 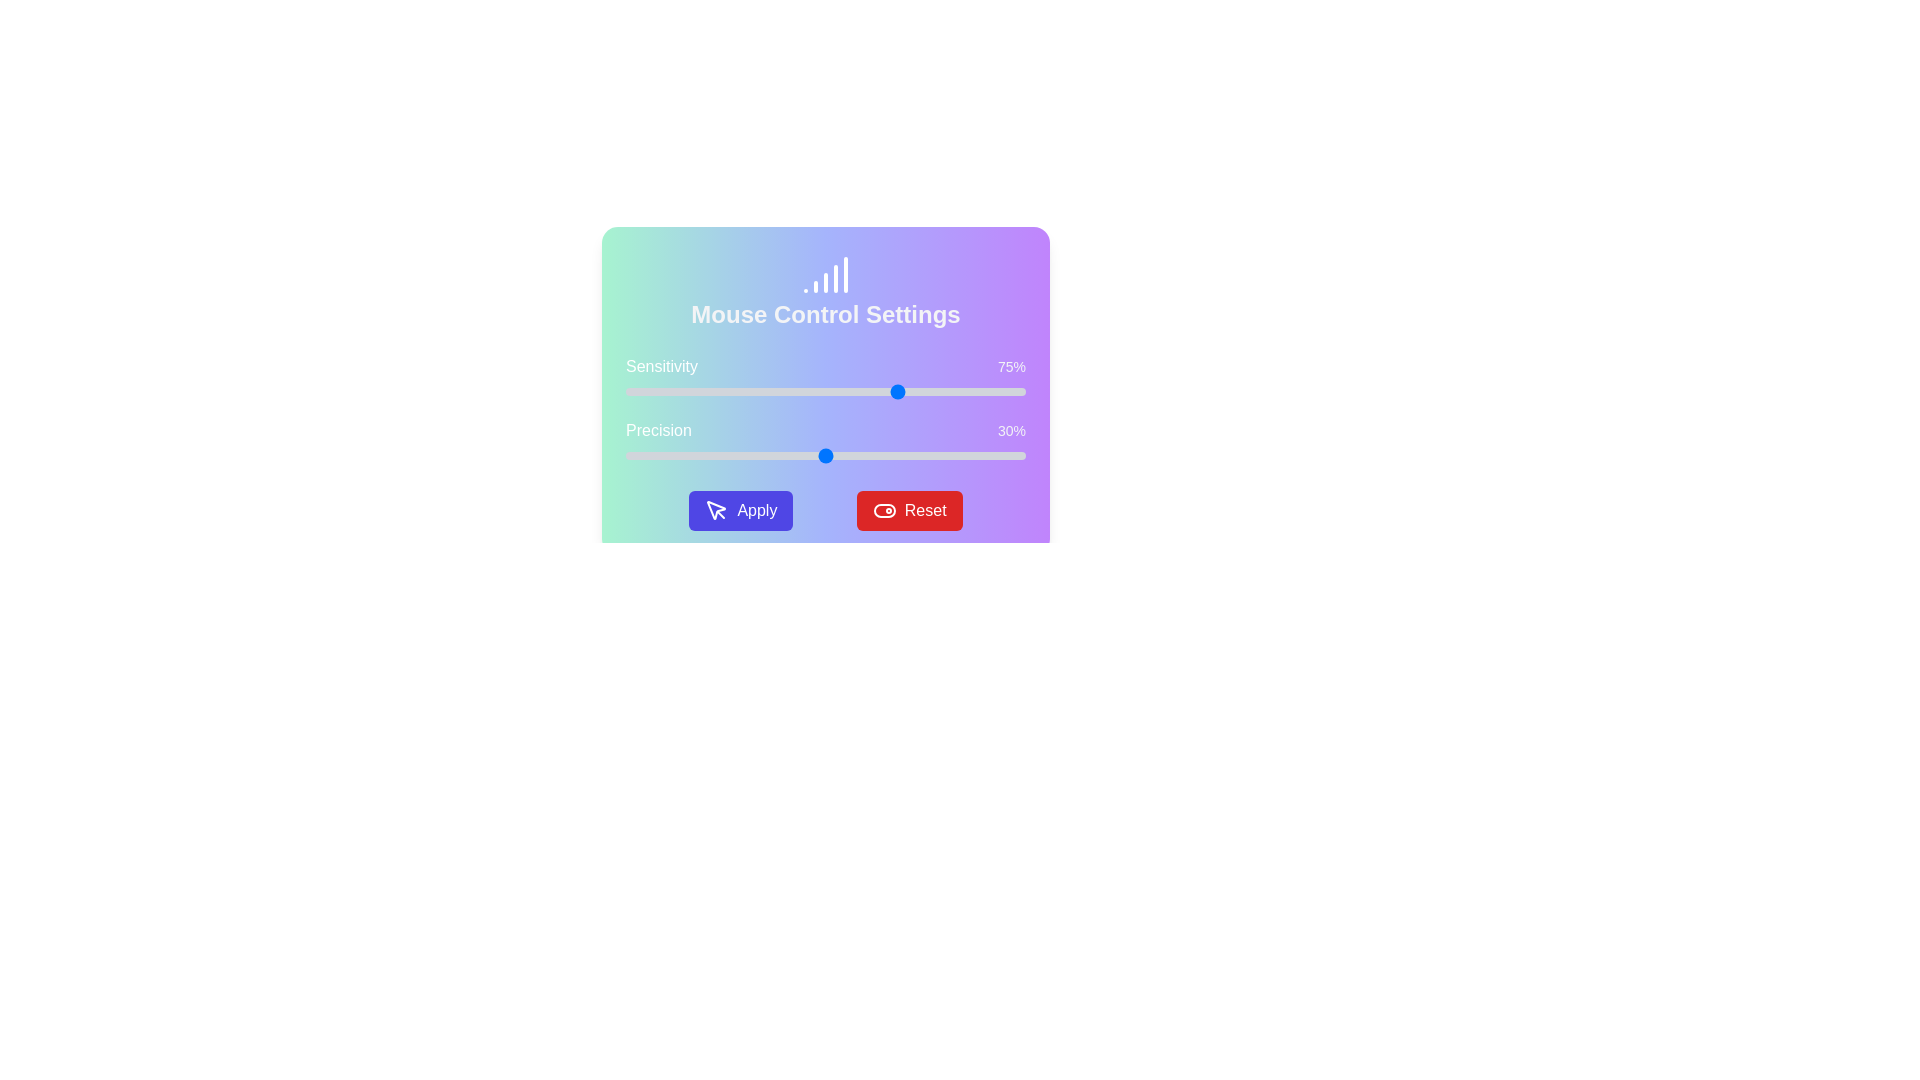 What do you see at coordinates (760, 392) in the screenshot?
I see `the sensitivity` at bounding box center [760, 392].